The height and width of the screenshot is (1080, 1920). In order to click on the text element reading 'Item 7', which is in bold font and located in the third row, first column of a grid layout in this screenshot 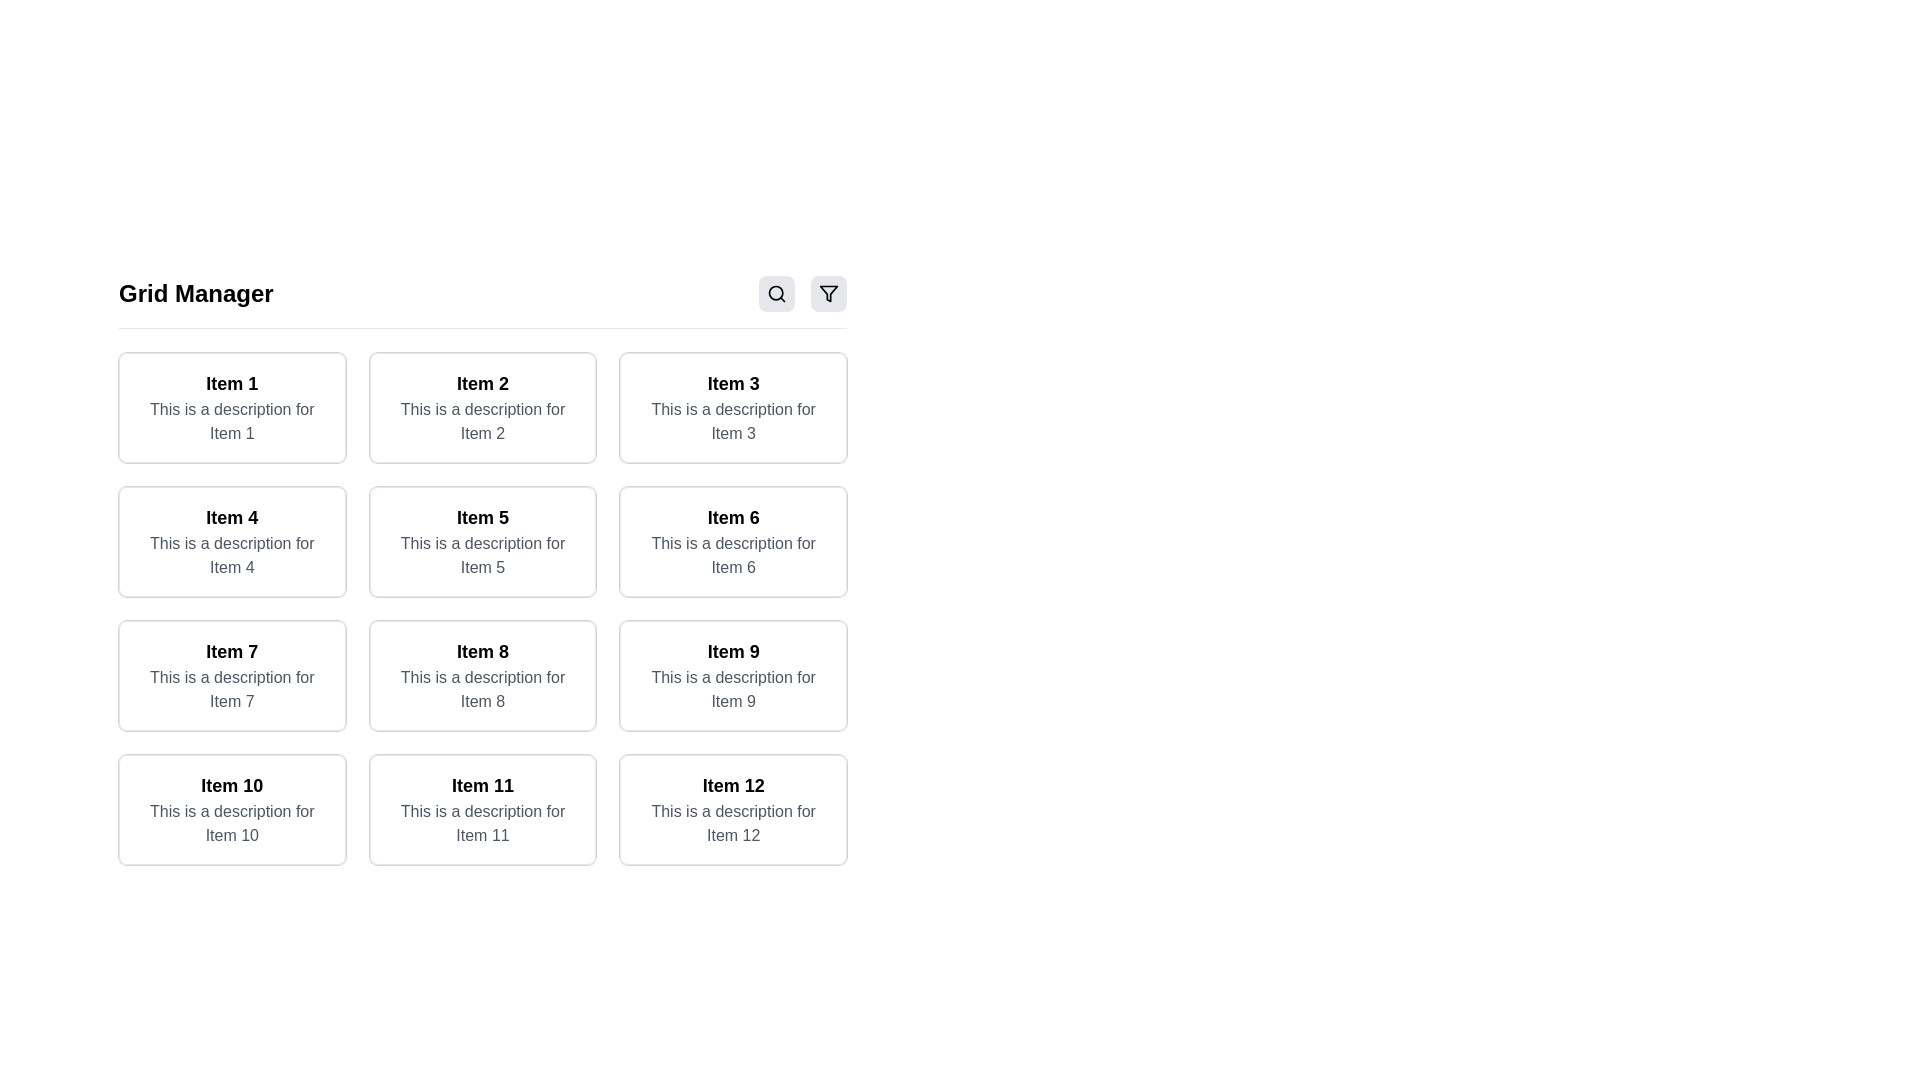, I will do `click(232, 651)`.